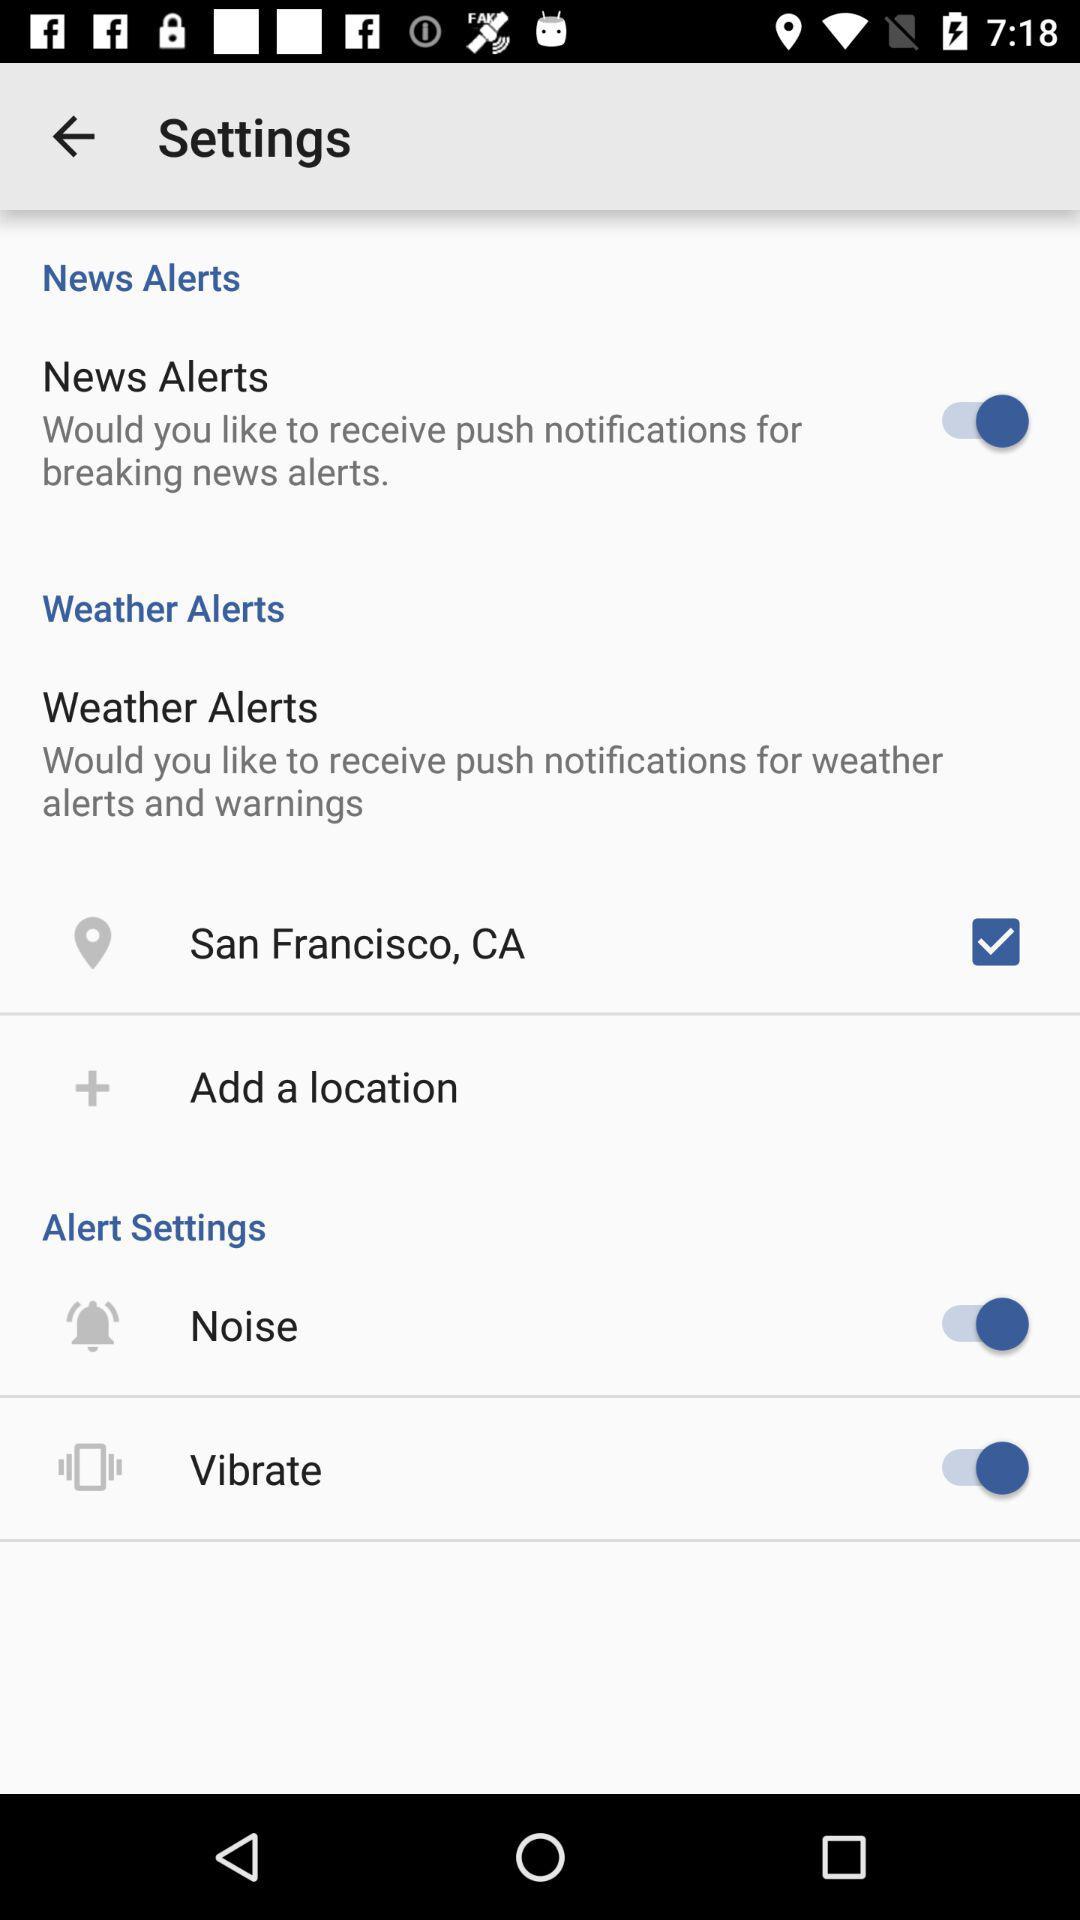  What do you see at coordinates (72, 135) in the screenshot?
I see `the app next to the settings  item` at bounding box center [72, 135].